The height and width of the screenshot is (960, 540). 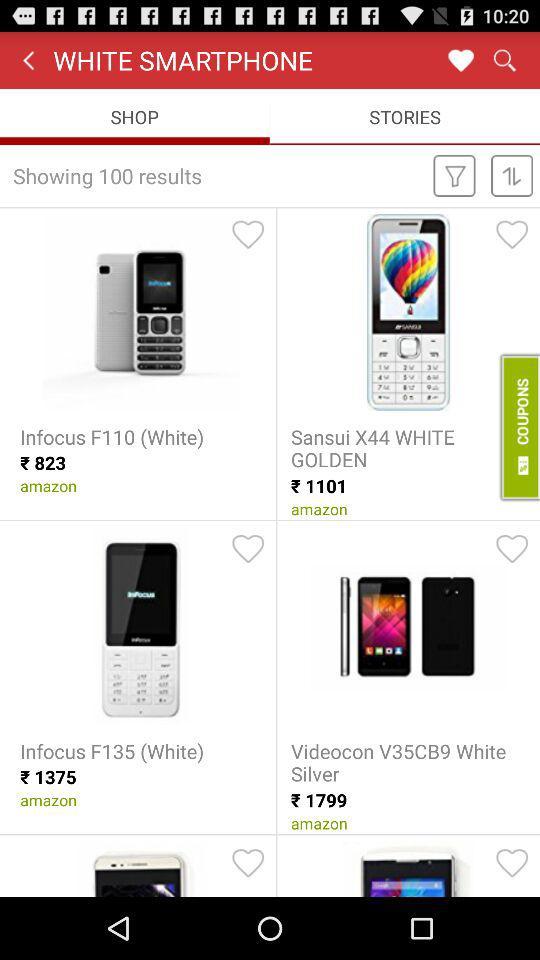 I want to click on second icon beside the text showing 100 results, so click(x=511, y=174).